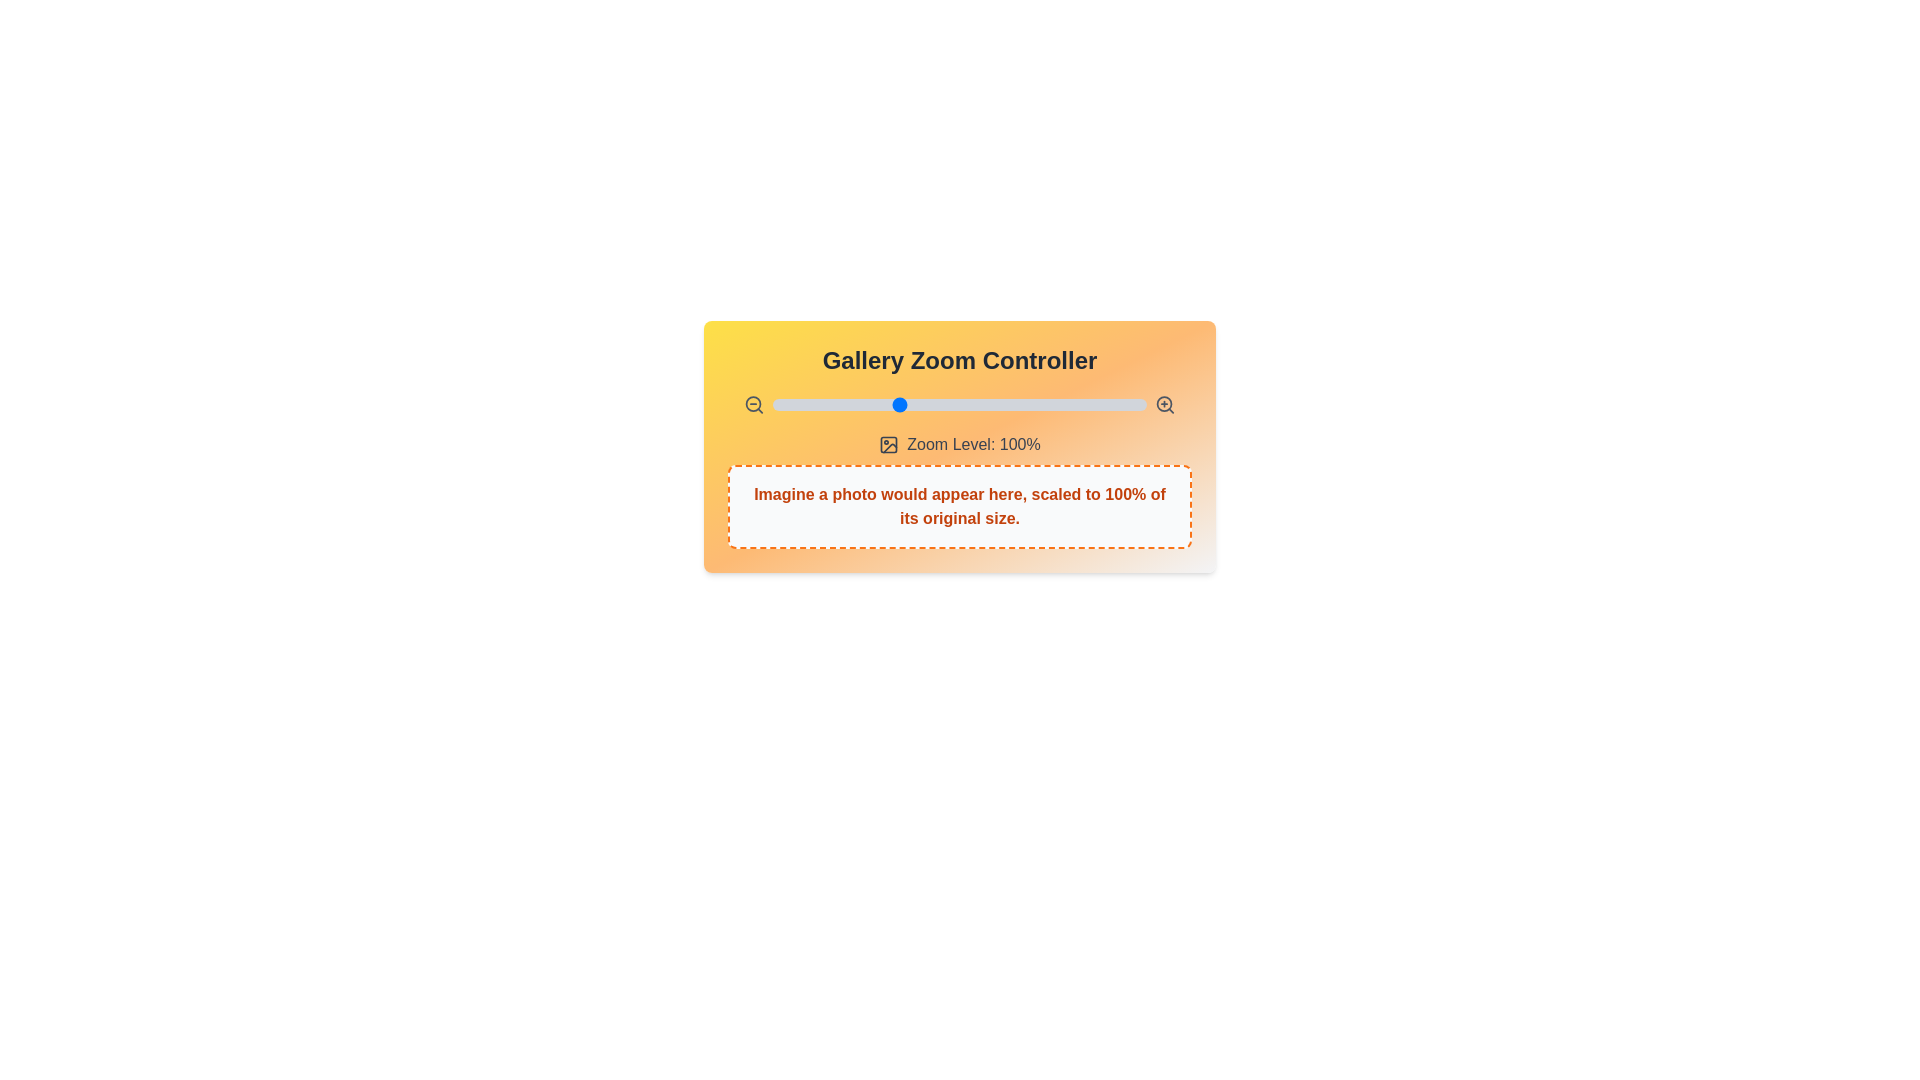 Image resolution: width=1920 pixels, height=1080 pixels. Describe the element at coordinates (1106, 405) in the screenshot. I see `the zoom level to 184% by interacting with the slider` at that location.